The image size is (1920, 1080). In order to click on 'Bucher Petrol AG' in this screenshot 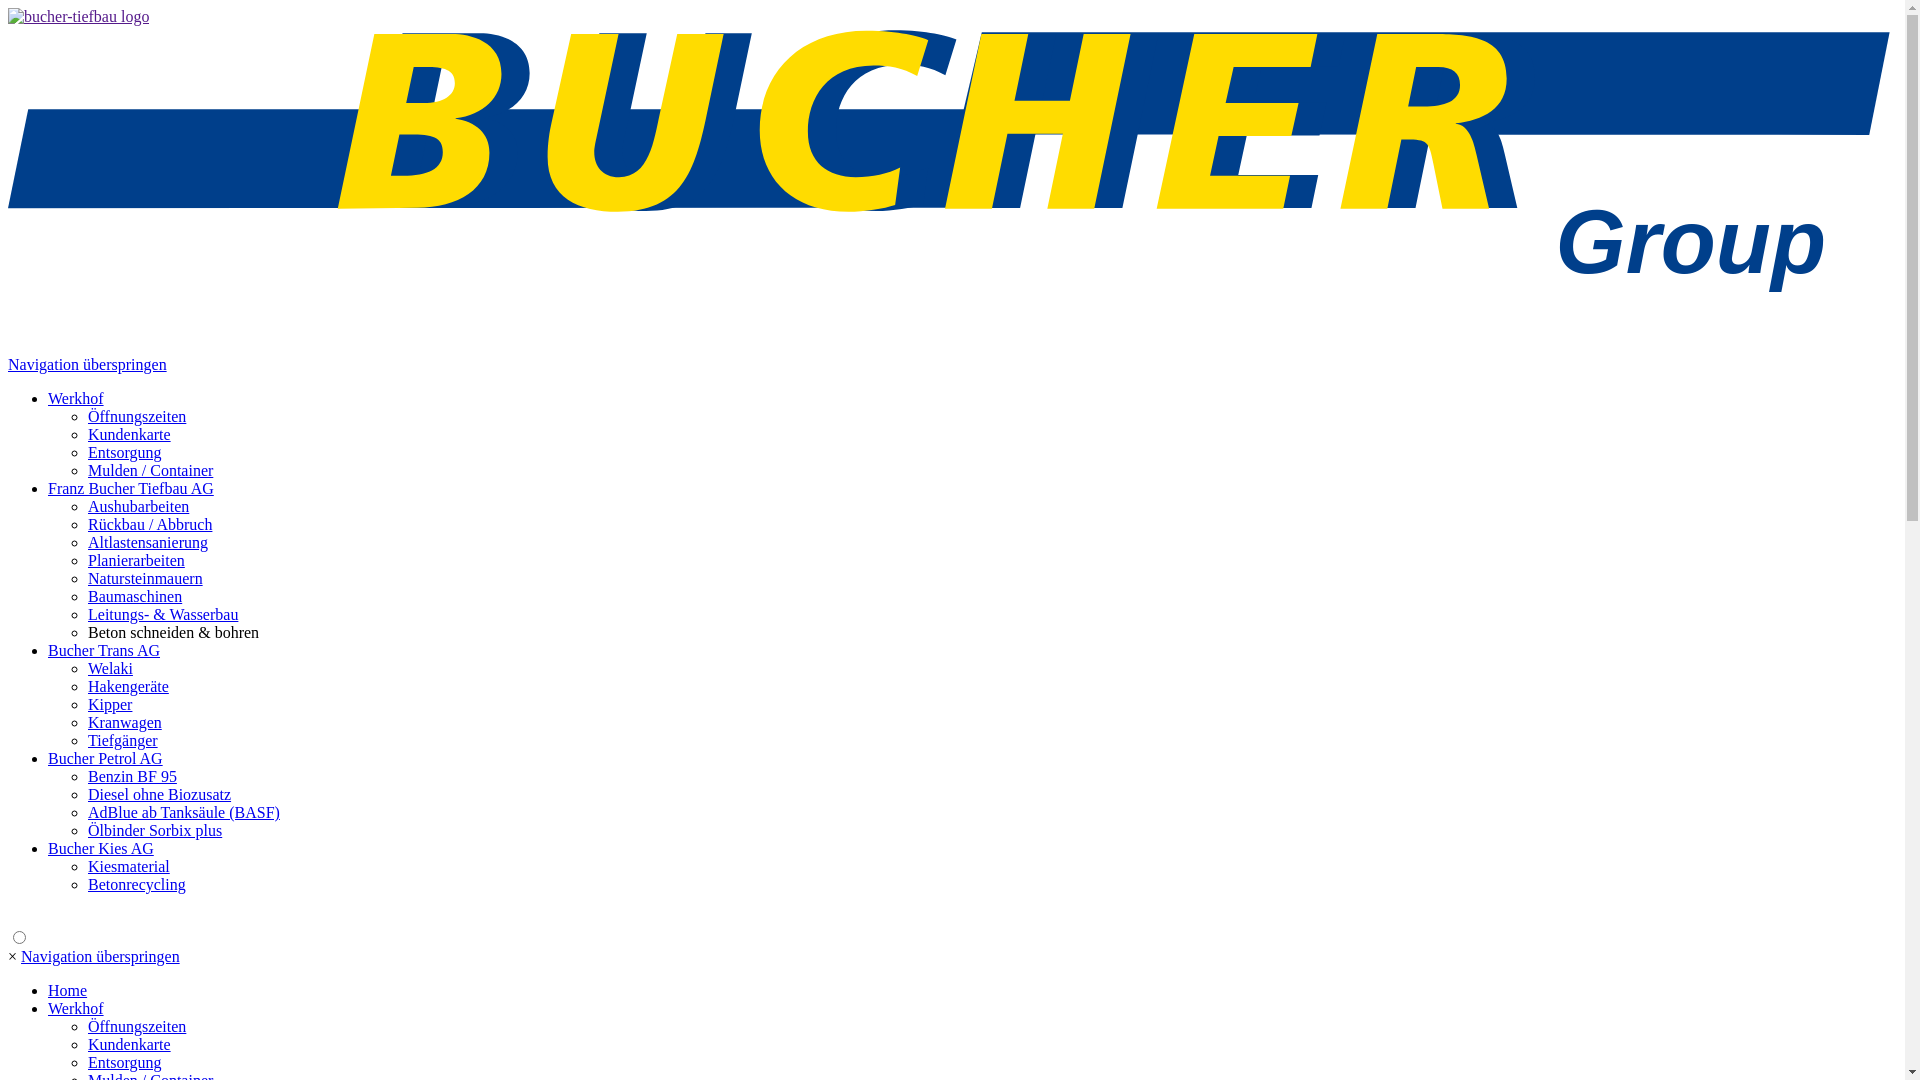, I will do `click(104, 758)`.